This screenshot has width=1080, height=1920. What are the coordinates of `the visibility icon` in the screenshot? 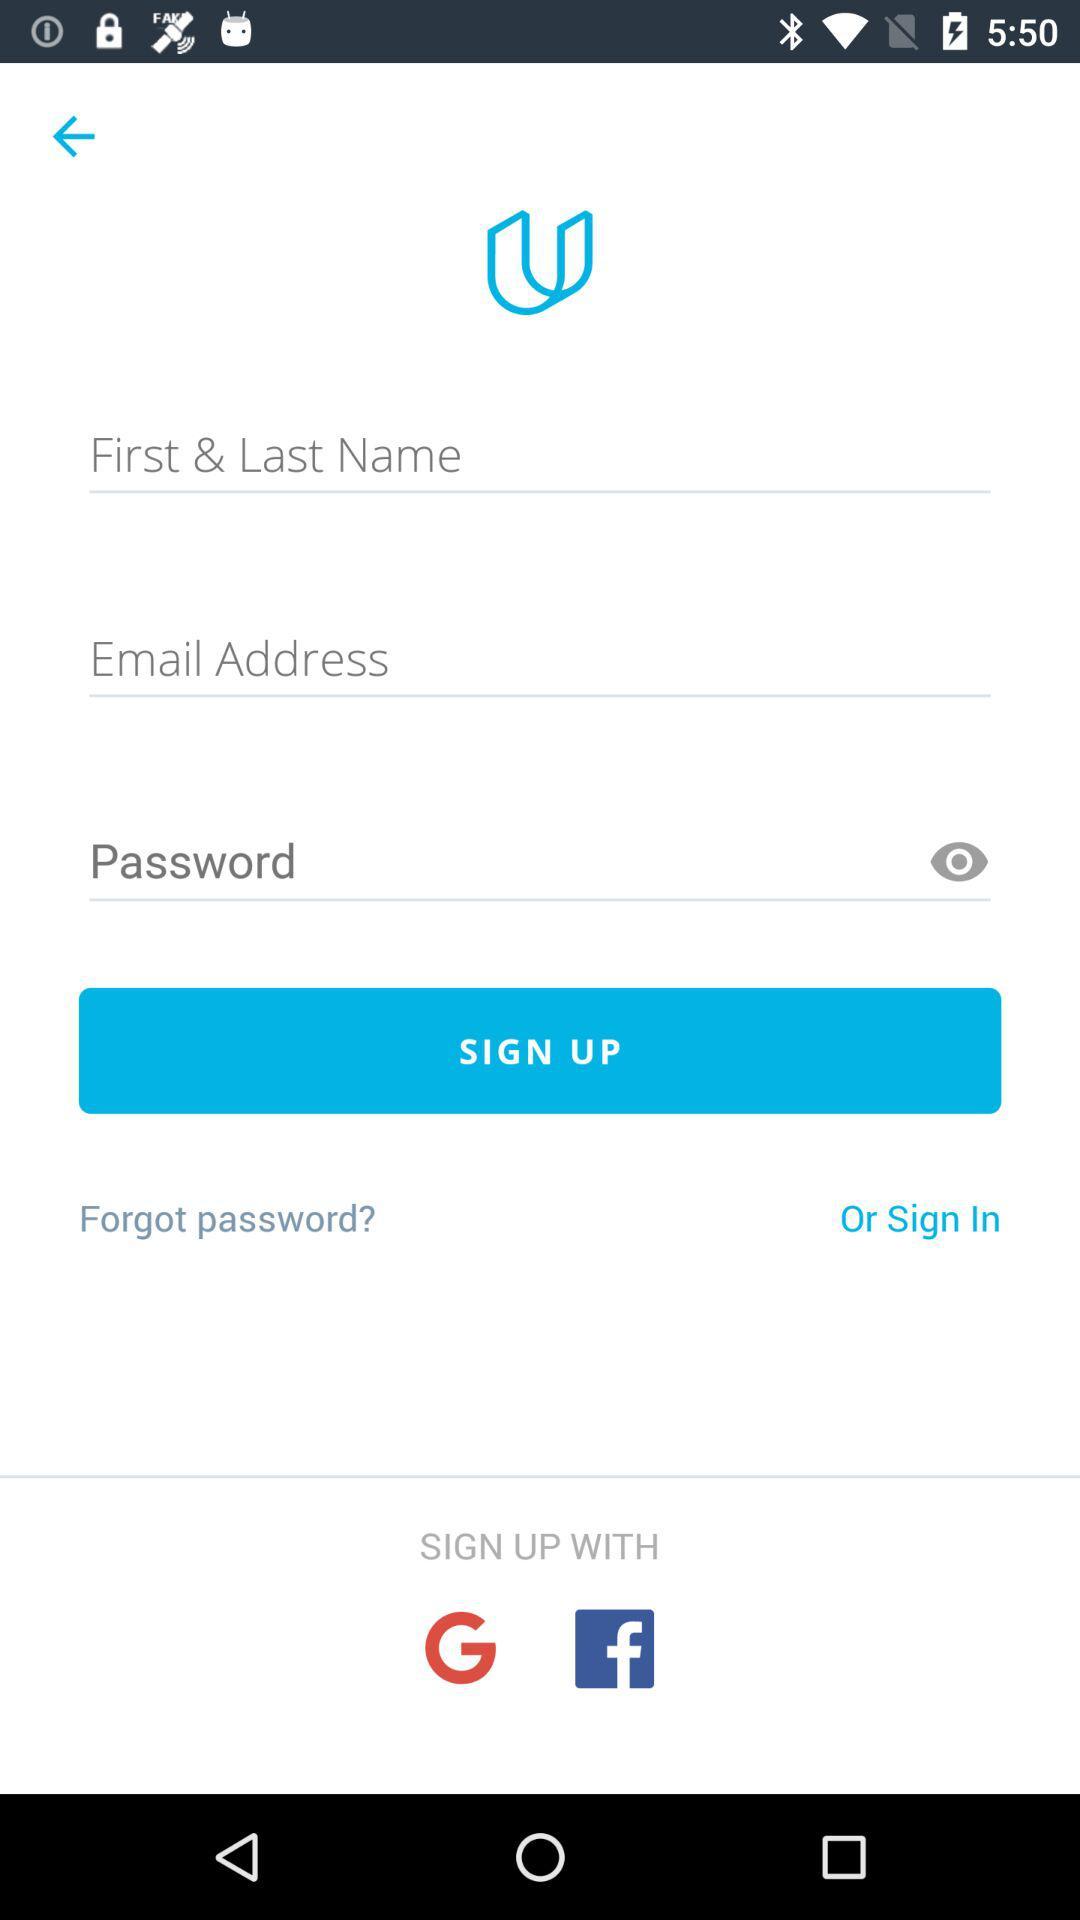 It's located at (958, 862).